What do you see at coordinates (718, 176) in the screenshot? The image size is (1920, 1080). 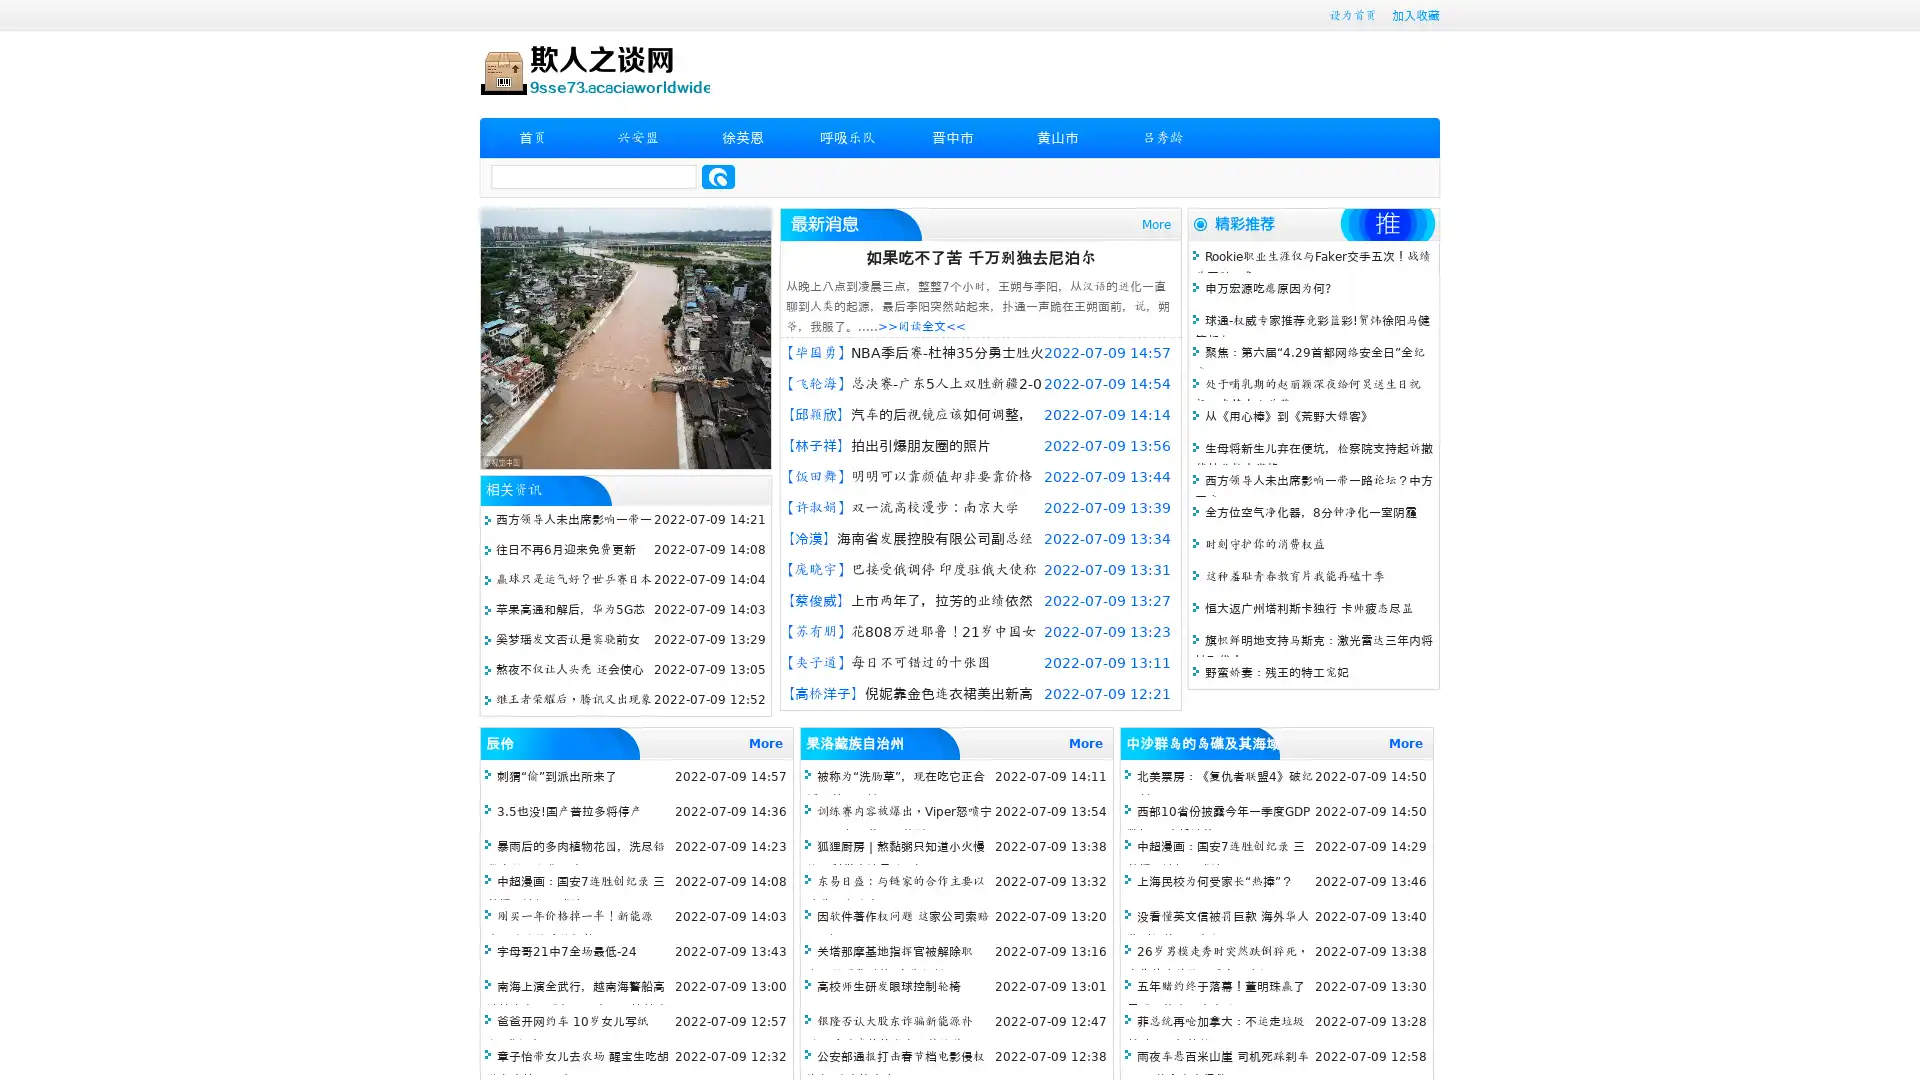 I see `Search` at bounding box center [718, 176].